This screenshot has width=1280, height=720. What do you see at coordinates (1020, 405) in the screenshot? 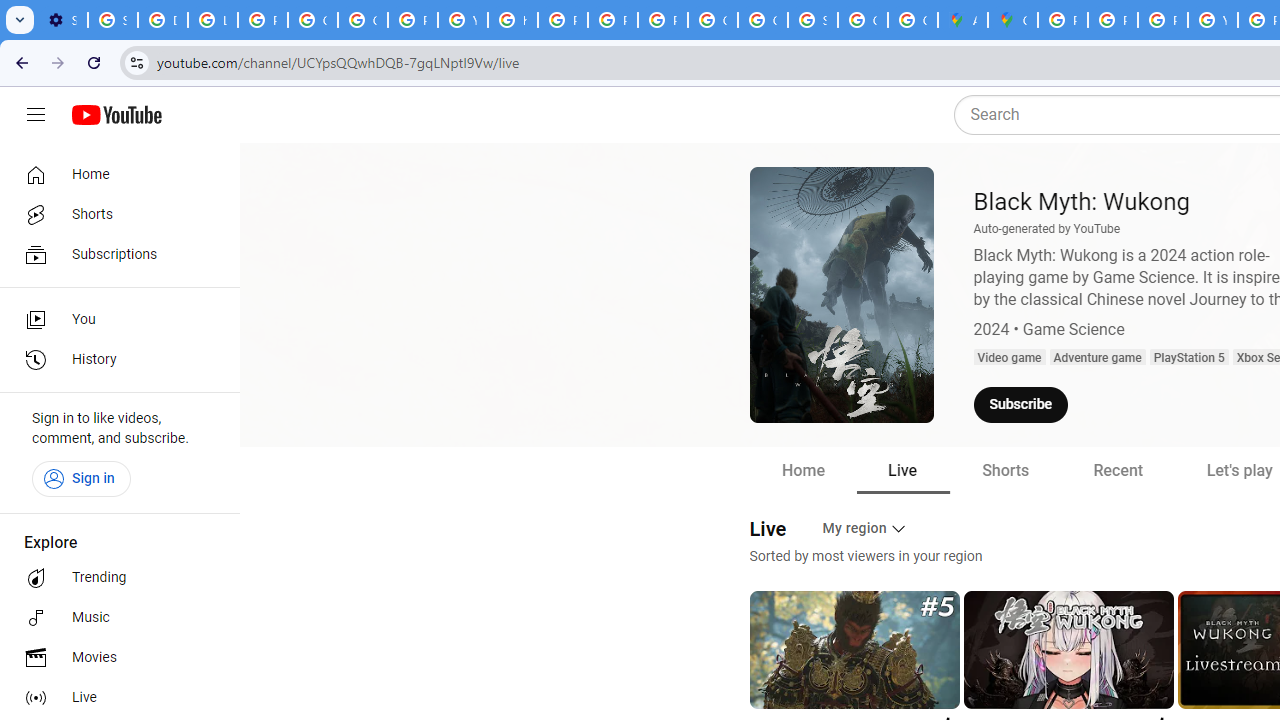
I see `'Subscribe'` at bounding box center [1020, 405].